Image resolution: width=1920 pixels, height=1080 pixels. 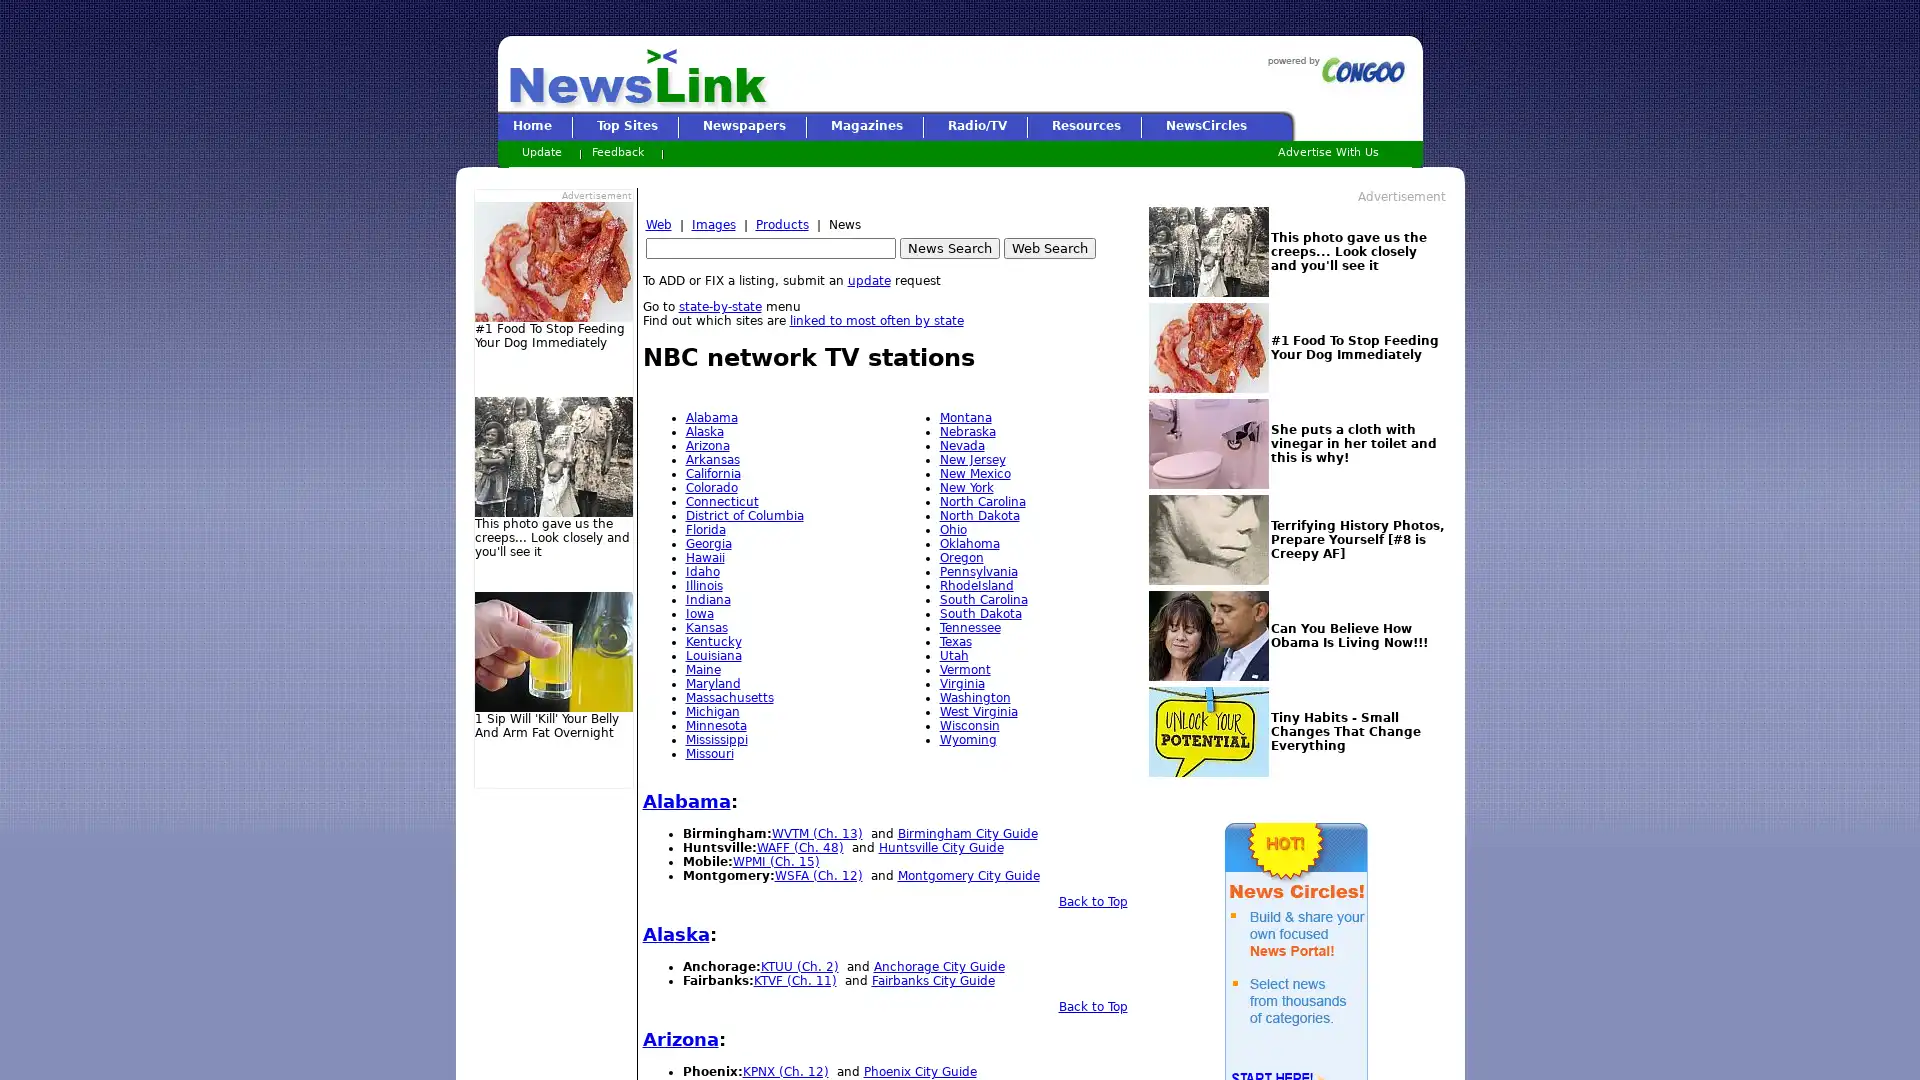 I want to click on News Search, so click(x=948, y=247).